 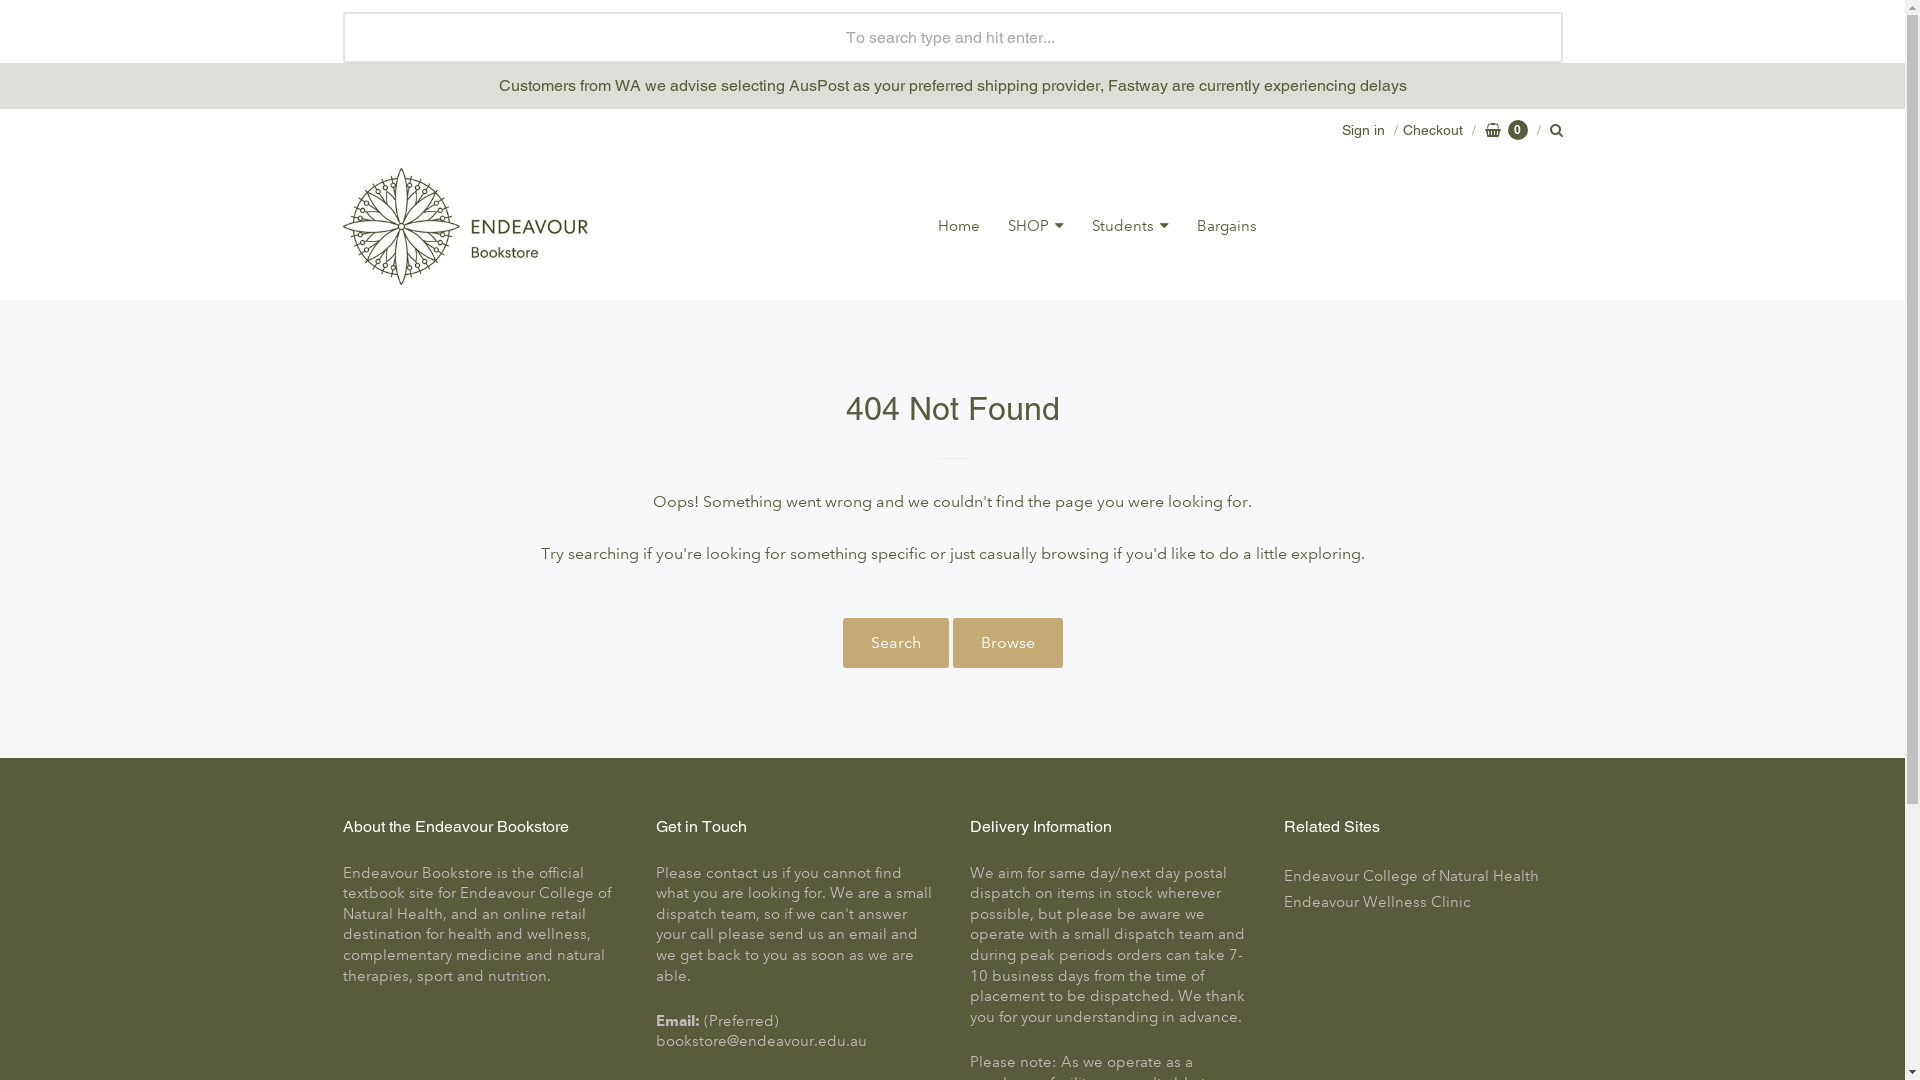 What do you see at coordinates (1422, 875) in the screenshot?
I see `'Endeavour College of Natural Health'` at bounding box center [1422, 875].